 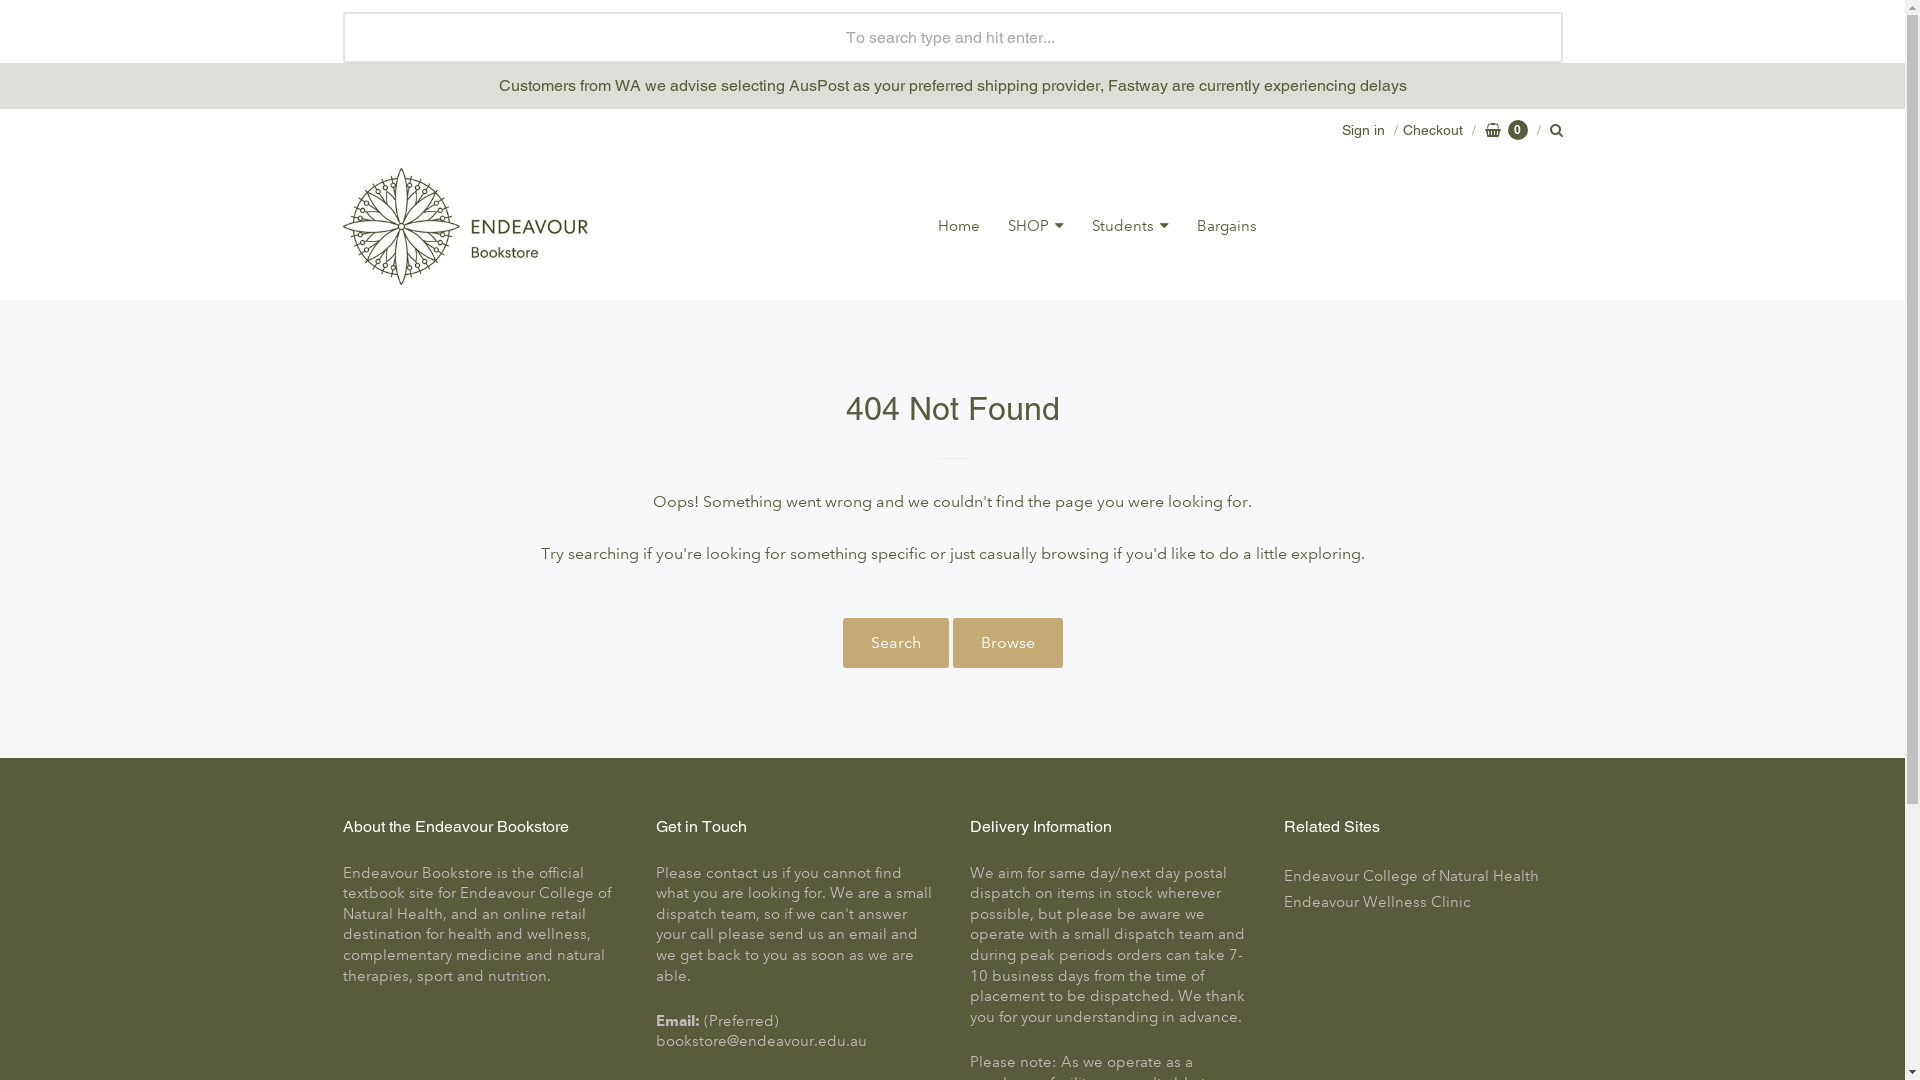 What do you see at coordinates (1422, 875) in the screenshot?
I see `'Endeavour College of Natural Health'` at bounding box center [1422, 875].